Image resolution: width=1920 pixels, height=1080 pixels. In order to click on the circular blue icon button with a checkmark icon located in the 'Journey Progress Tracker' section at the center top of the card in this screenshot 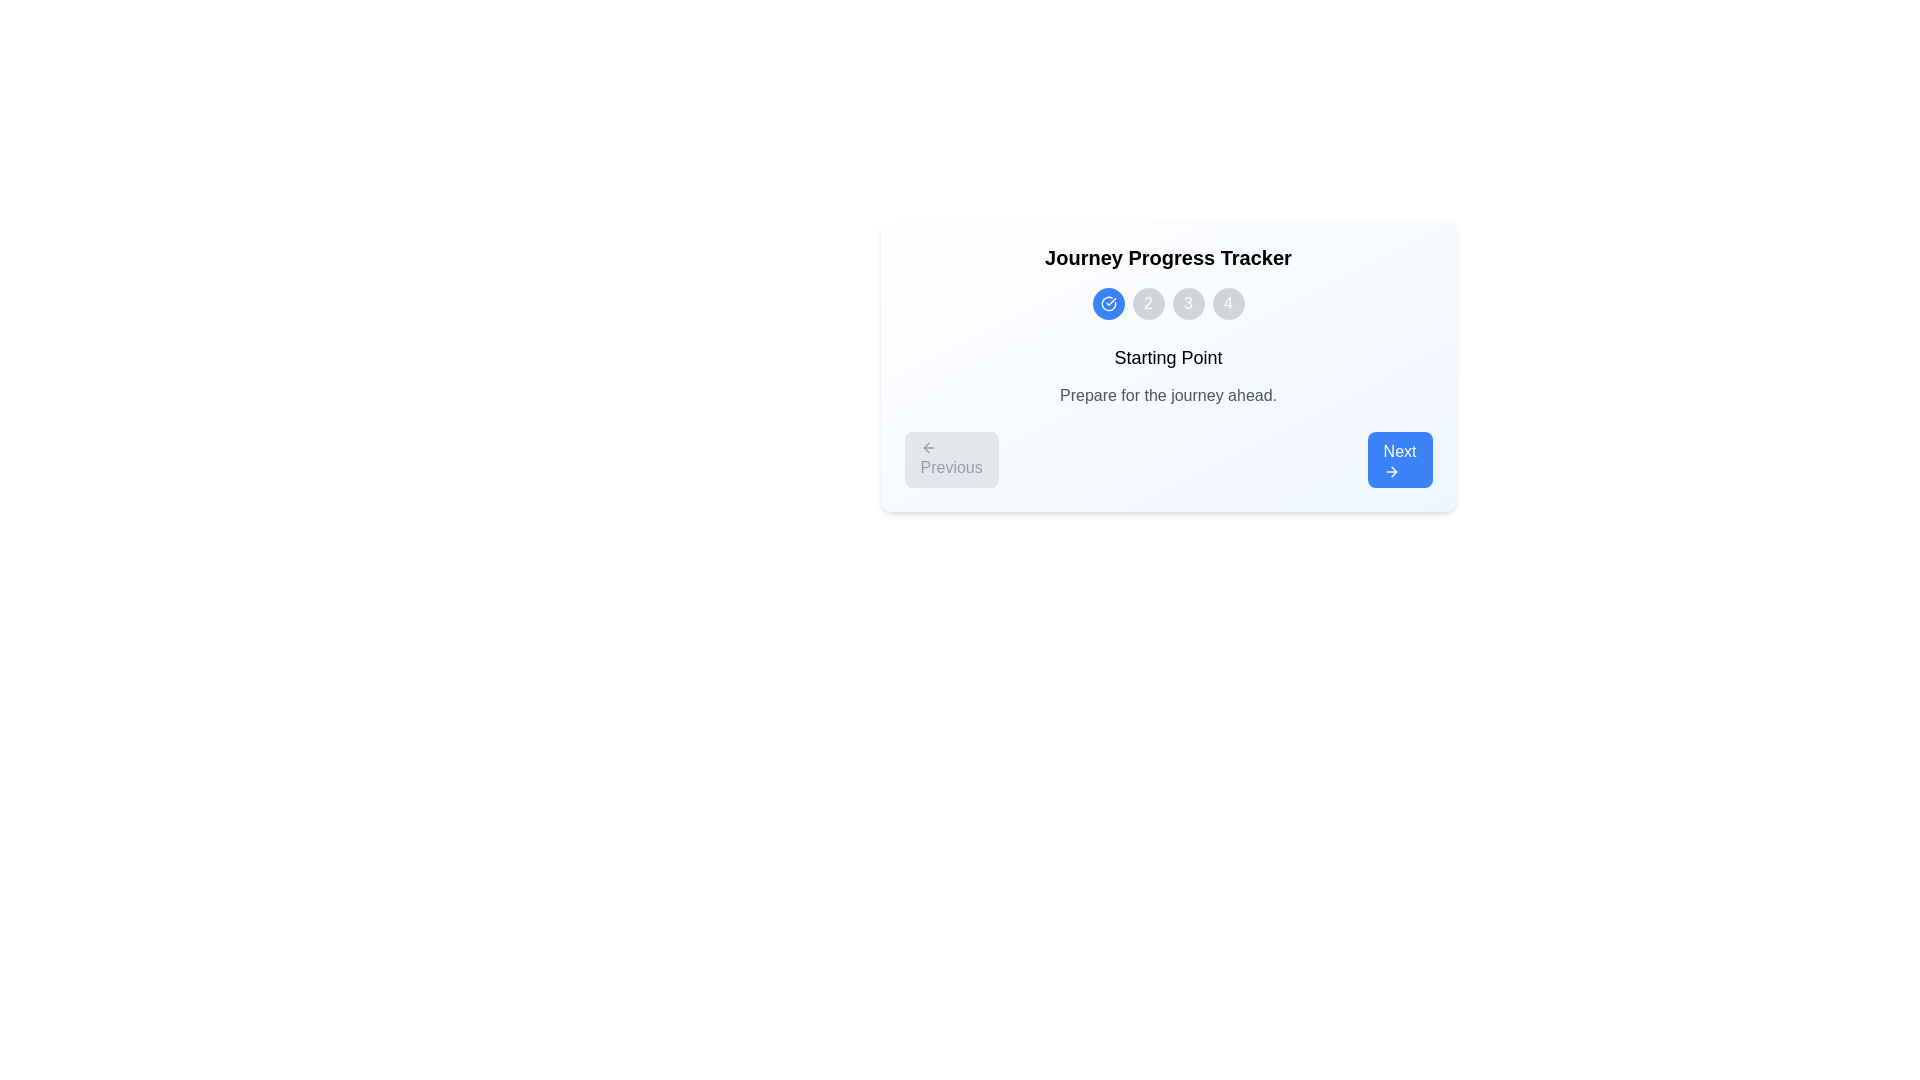, I will do `click(1107, 304)`.